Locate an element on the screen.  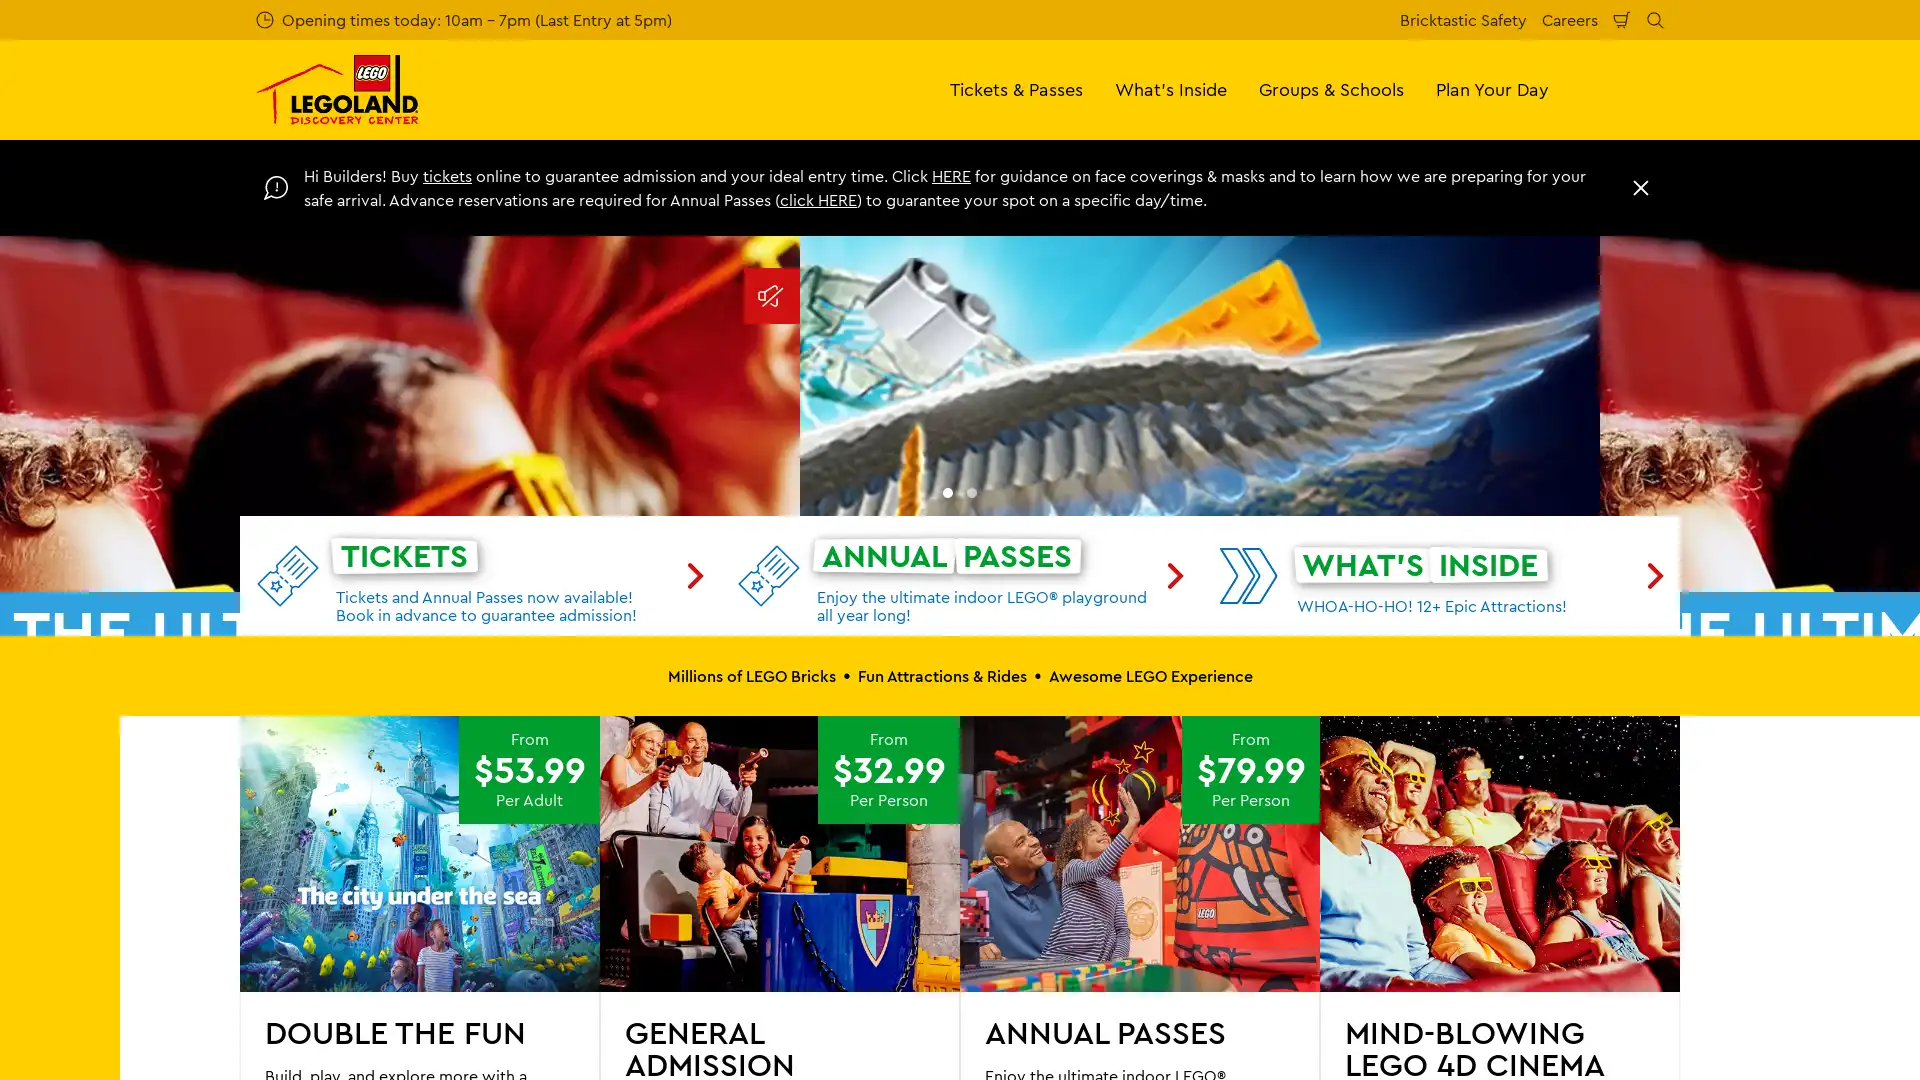
Plan Your Day is located at coordinates (1492, 88).